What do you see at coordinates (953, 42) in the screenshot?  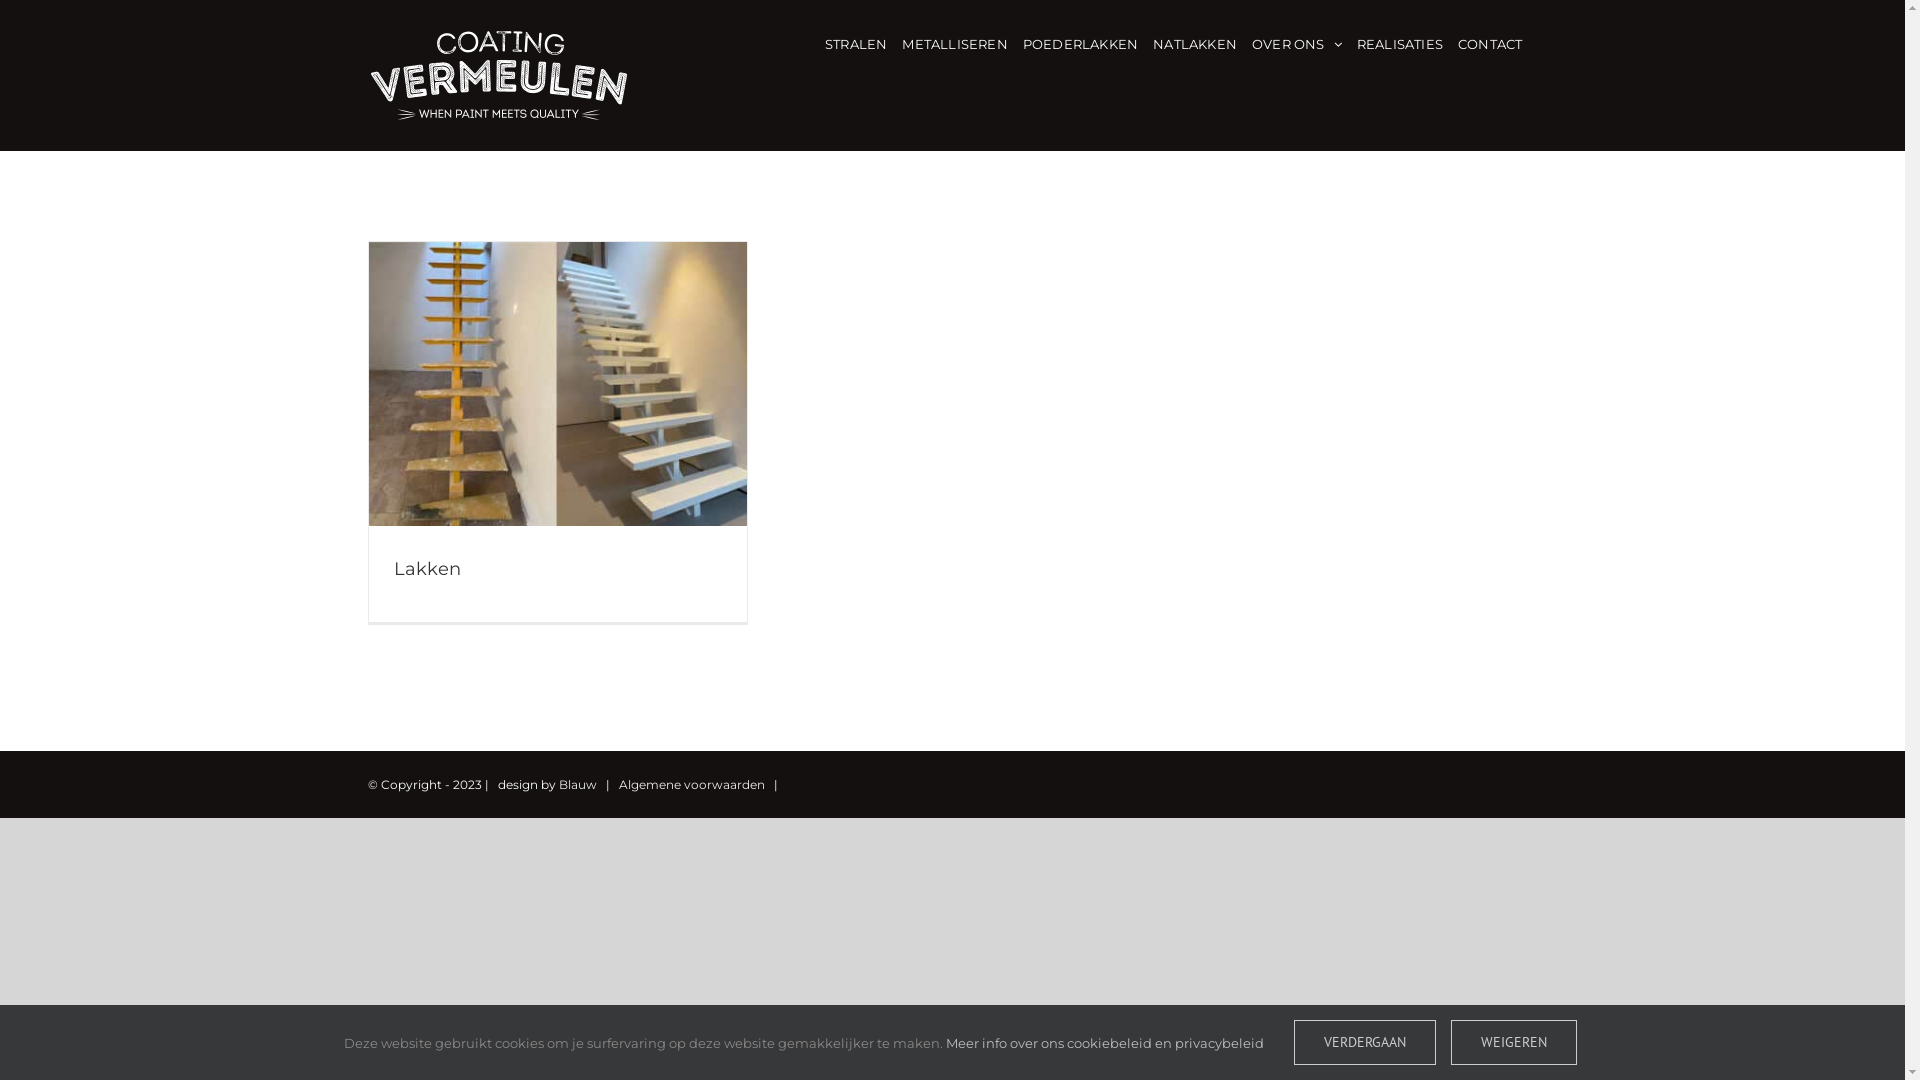 I see `'METALLISEREN'` at bounding box center [953, 42].